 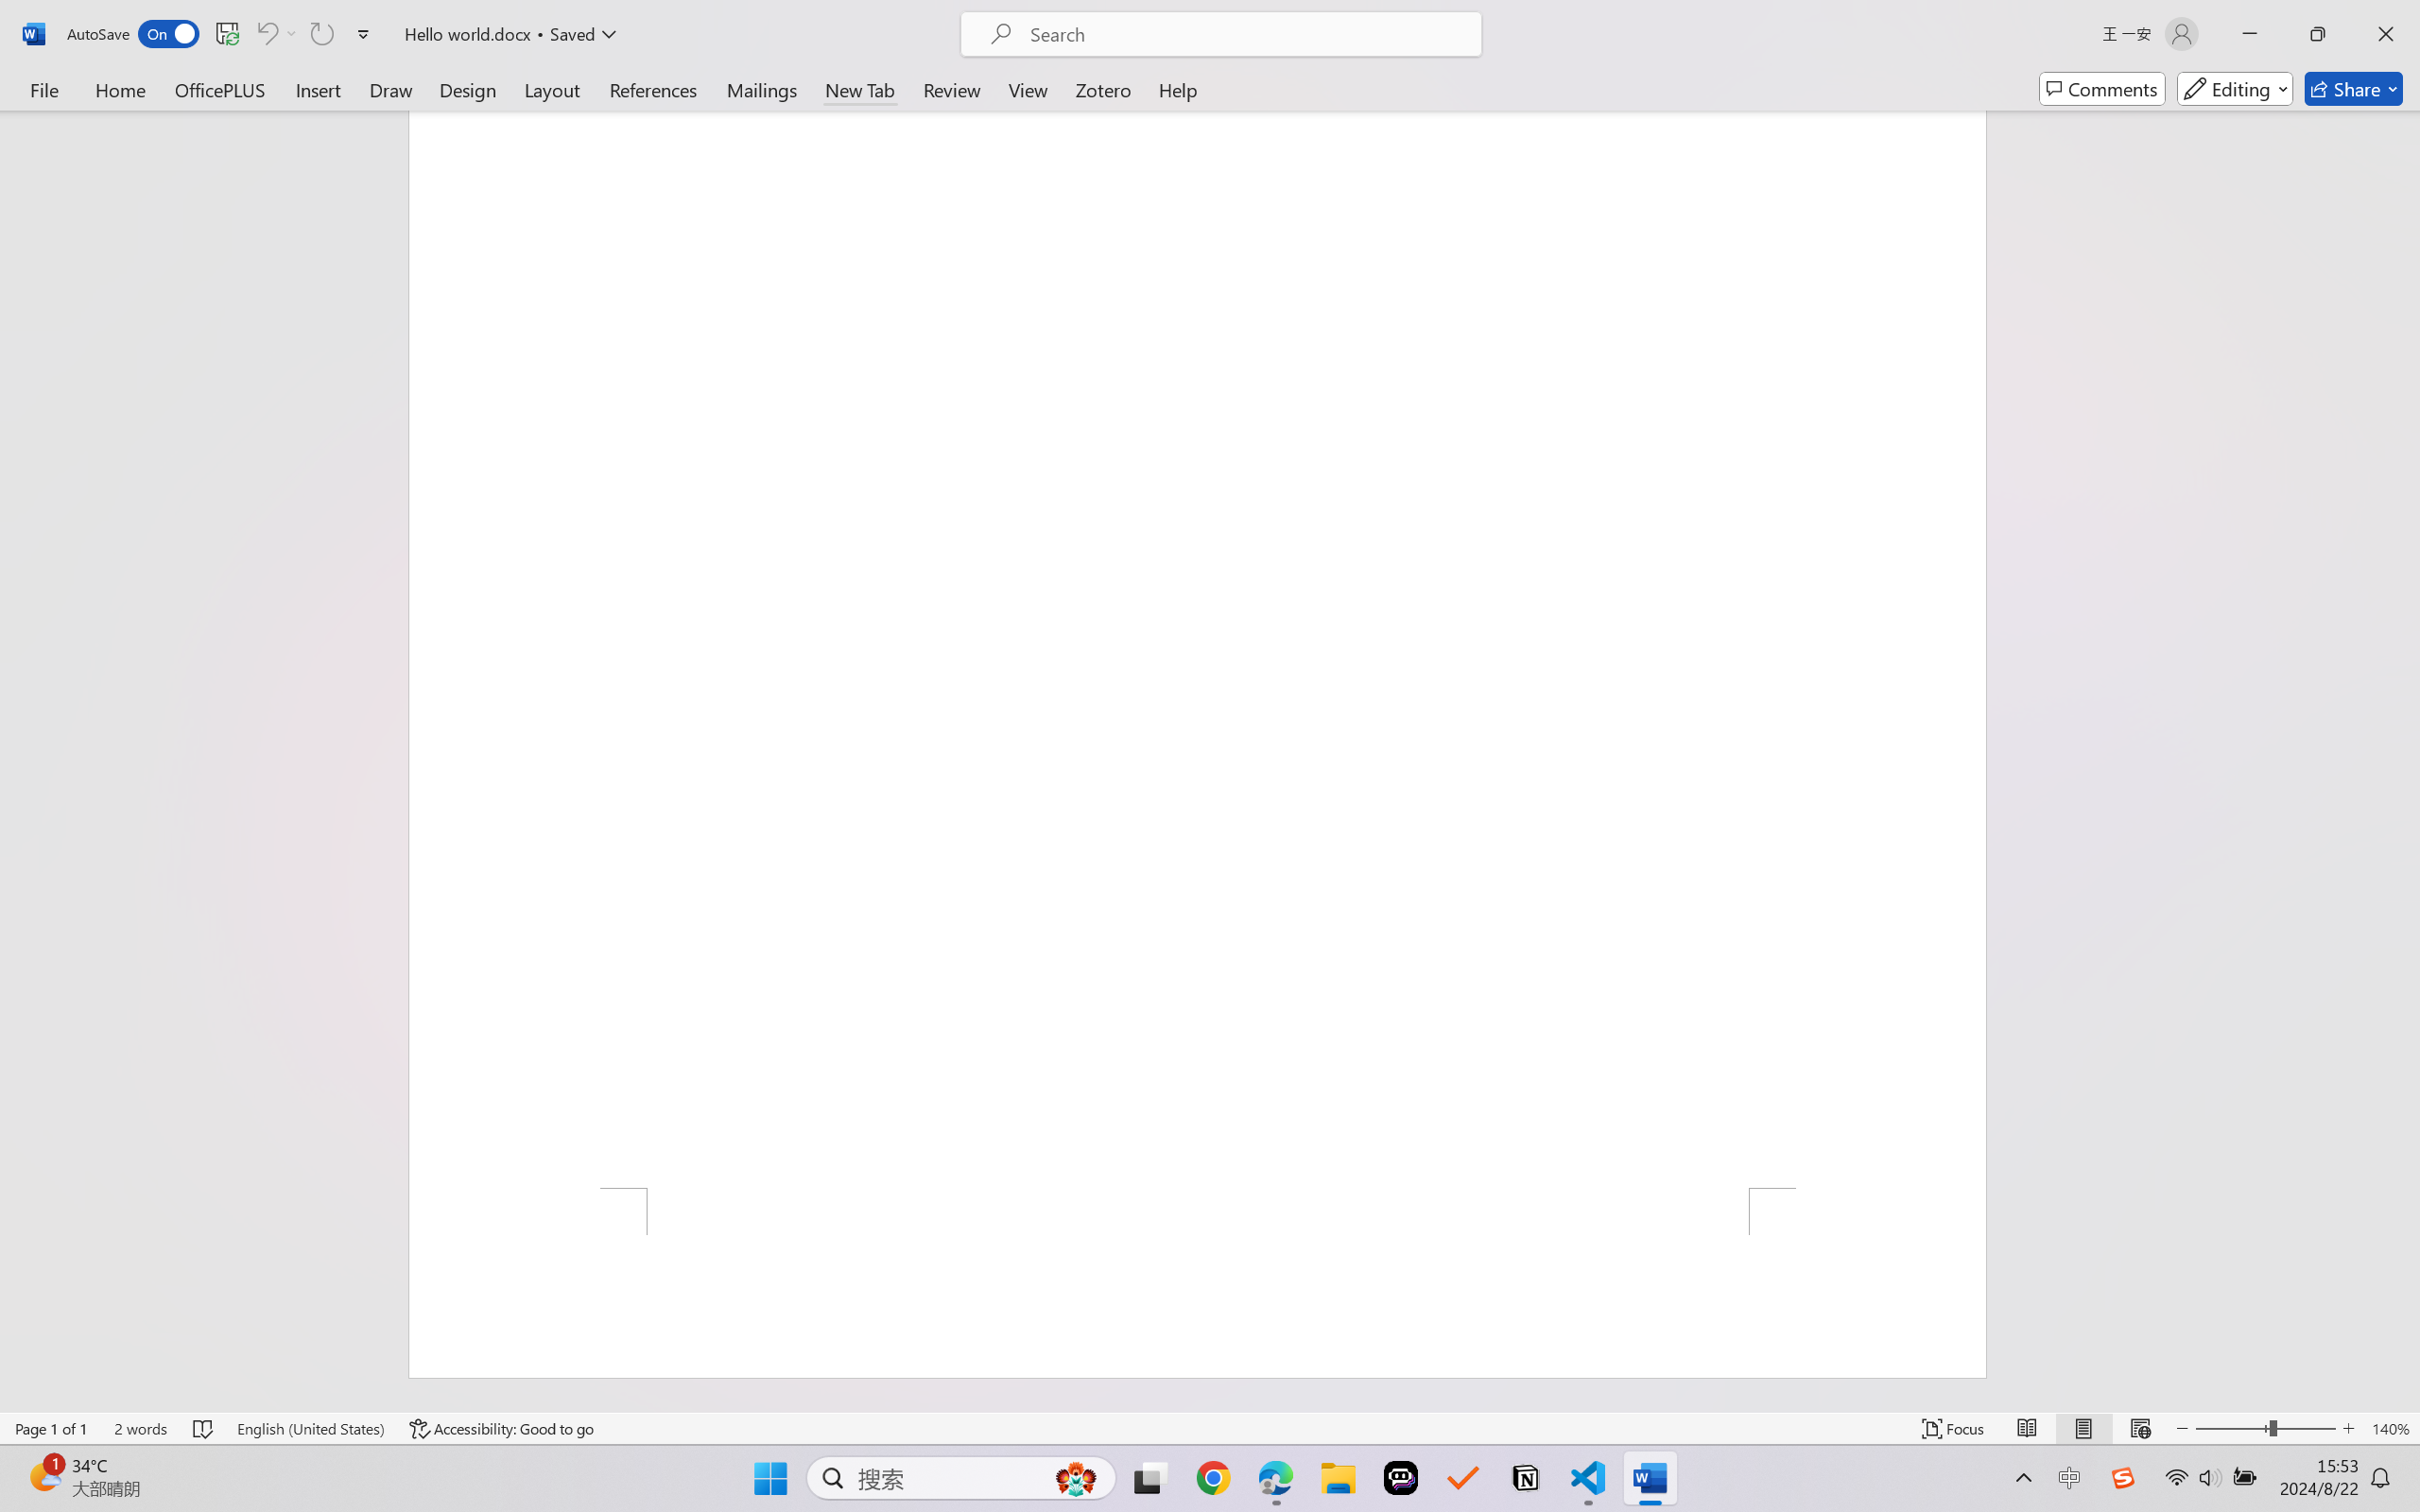 What do you see at coordinates (2231, 1428) in the screenshot?
I see `'Zoom Out'` at bounding box center [2231, 1428].